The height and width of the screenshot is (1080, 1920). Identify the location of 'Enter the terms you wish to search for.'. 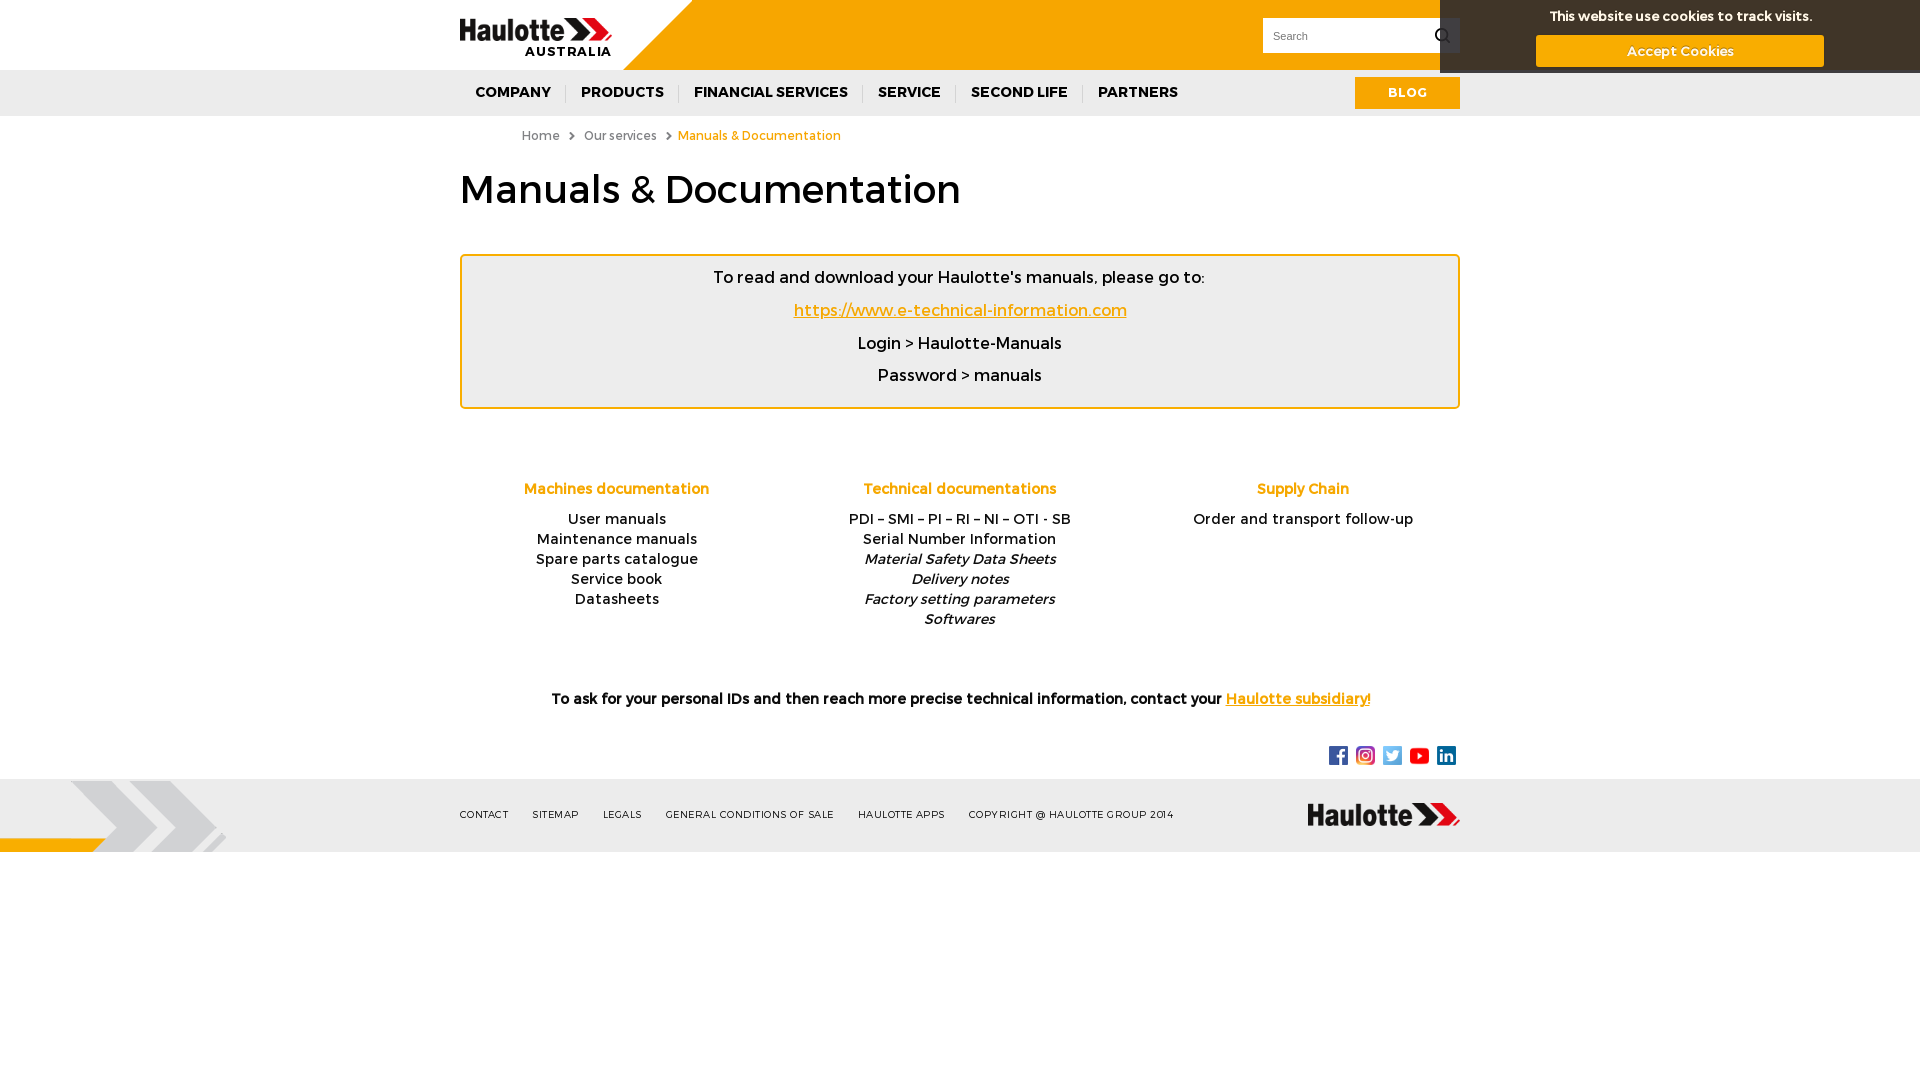
(1343, 35).